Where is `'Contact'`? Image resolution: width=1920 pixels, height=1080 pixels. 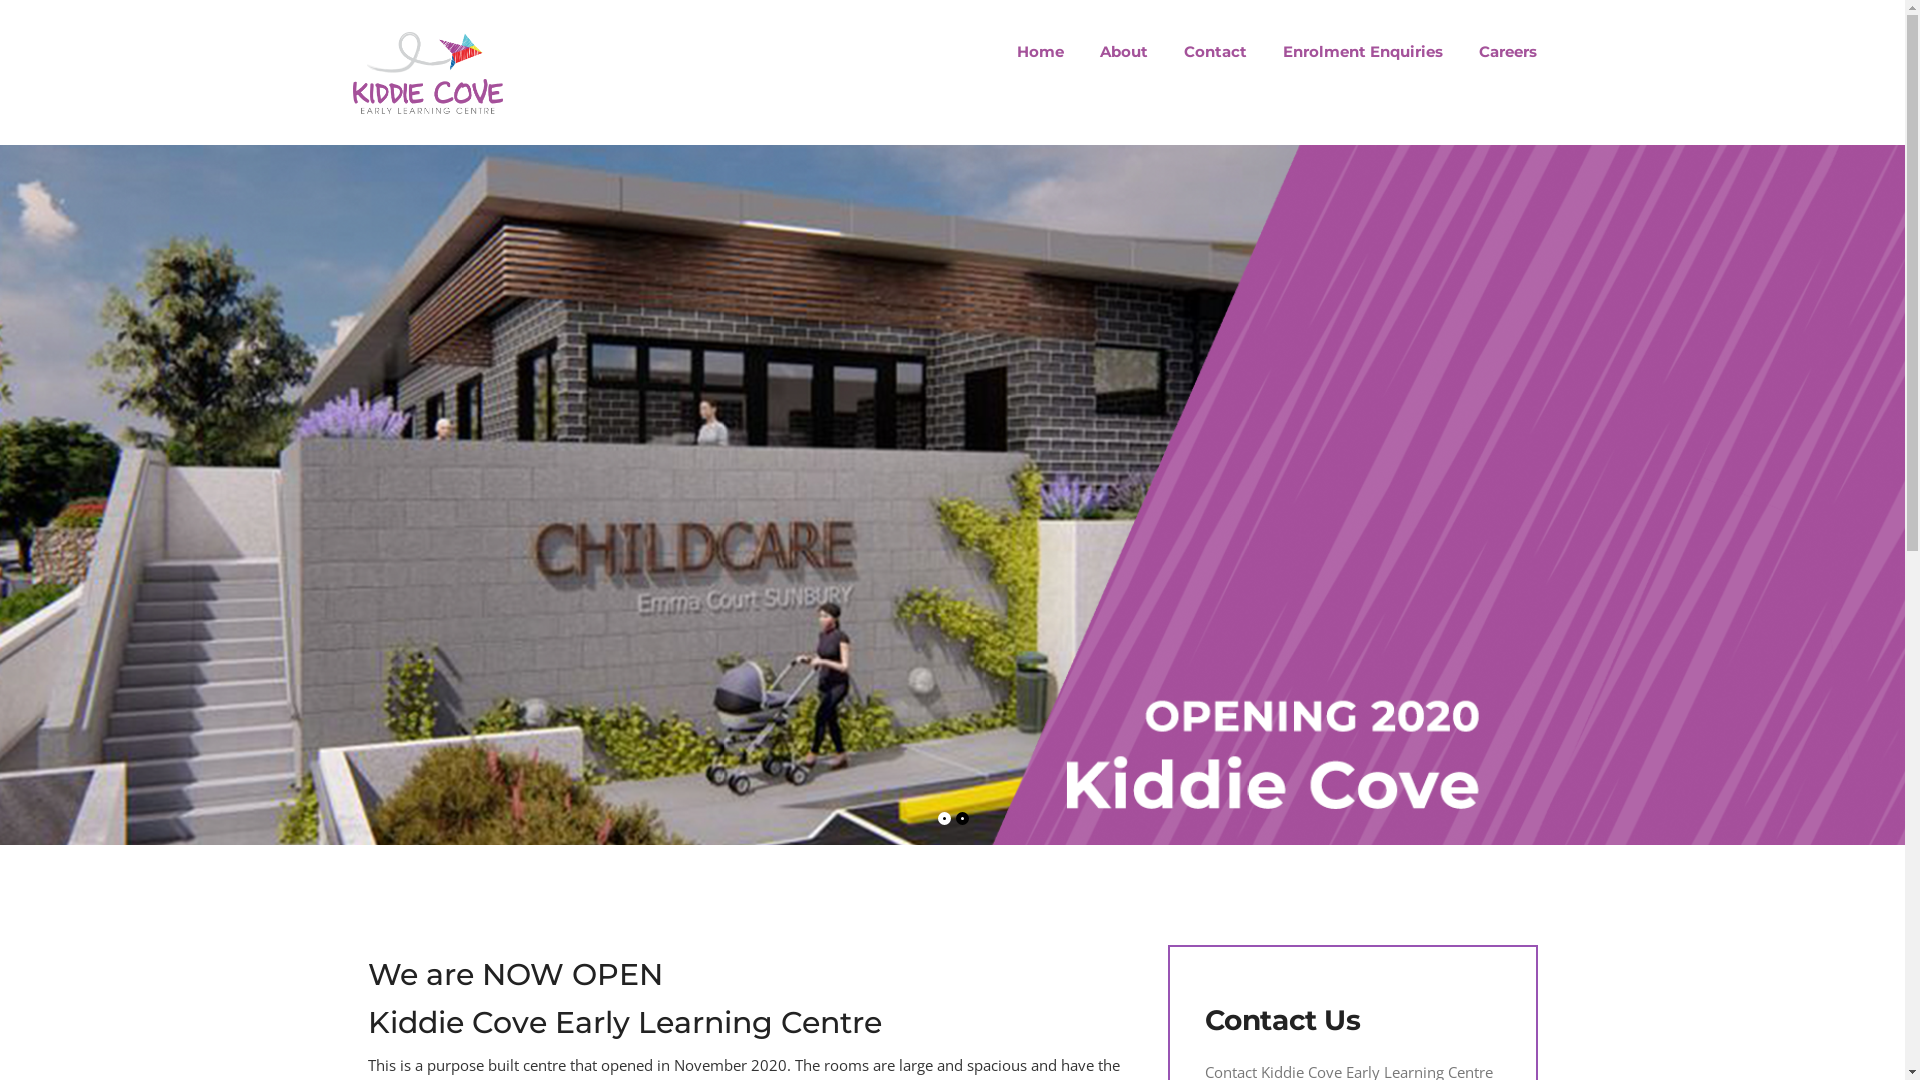
'Contact' is located at coordinates (1166, 50).